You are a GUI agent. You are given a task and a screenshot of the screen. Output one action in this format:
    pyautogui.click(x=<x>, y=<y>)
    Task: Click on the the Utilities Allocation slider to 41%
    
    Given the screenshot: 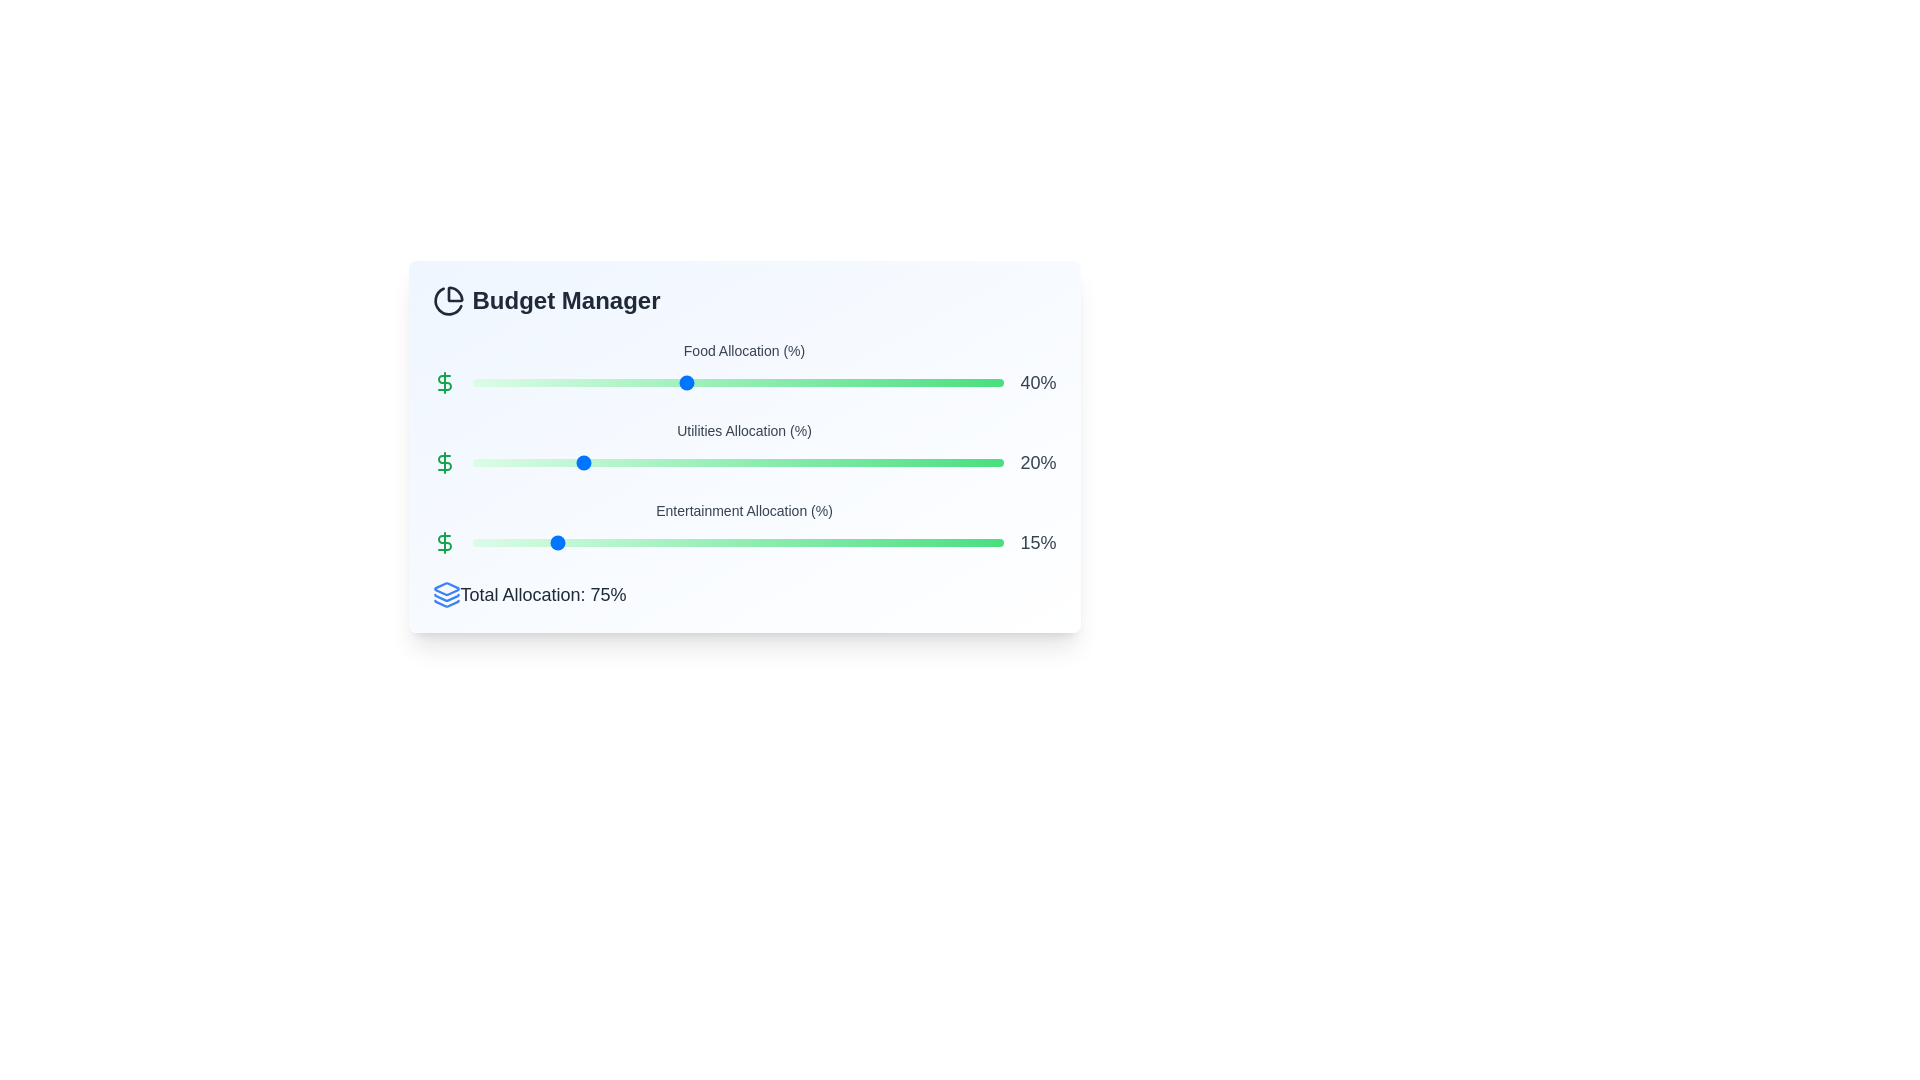 What is the action you would take?
    pyautogui.click(x=690, y=462)
    